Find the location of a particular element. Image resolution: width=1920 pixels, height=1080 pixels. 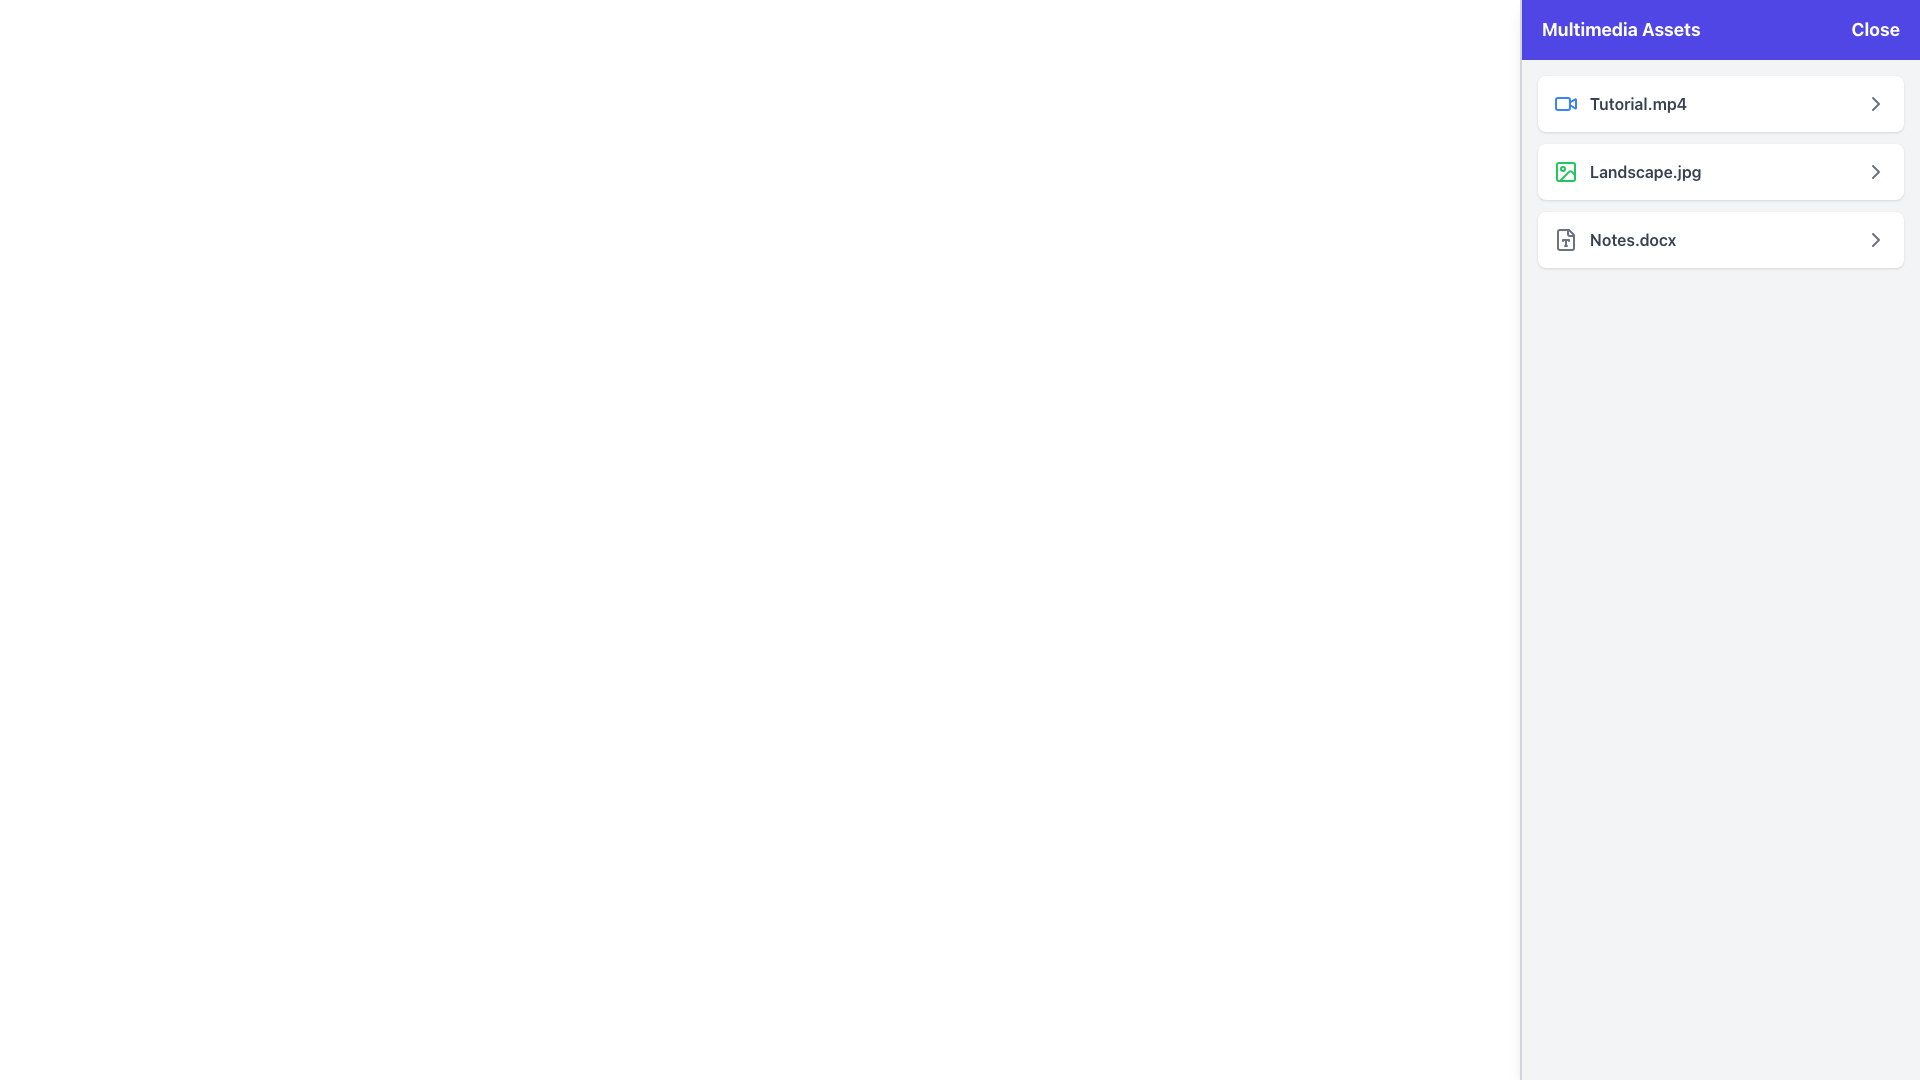

the selectable list item representing the file 'Landscape.jpg', which is the second item in the vertical list is located at coordinates (1720, 171).